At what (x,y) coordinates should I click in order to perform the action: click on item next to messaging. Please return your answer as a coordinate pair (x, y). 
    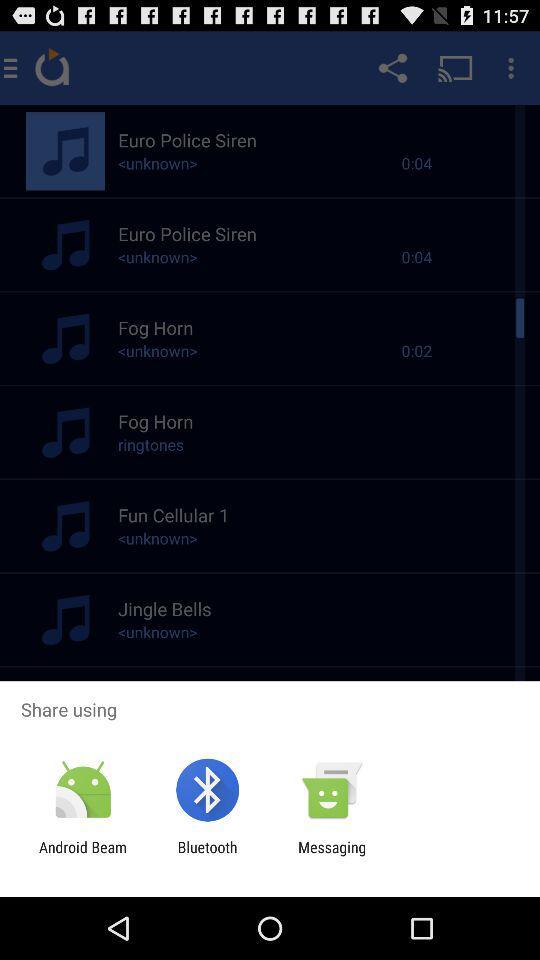
    Looking at the image, I should click on (206, 855).